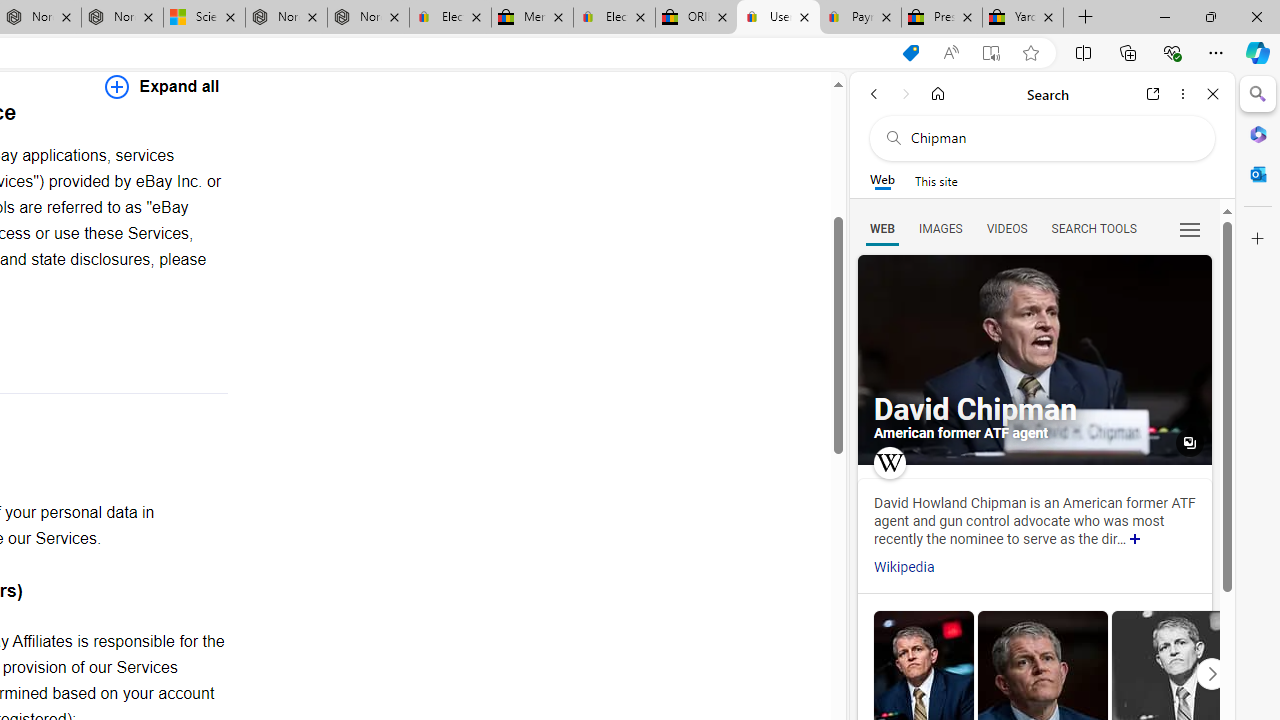 The width and height of the screenshot is (1280, 720). I want to click on 'Search Filter, IMAGES', so click(939, 227).